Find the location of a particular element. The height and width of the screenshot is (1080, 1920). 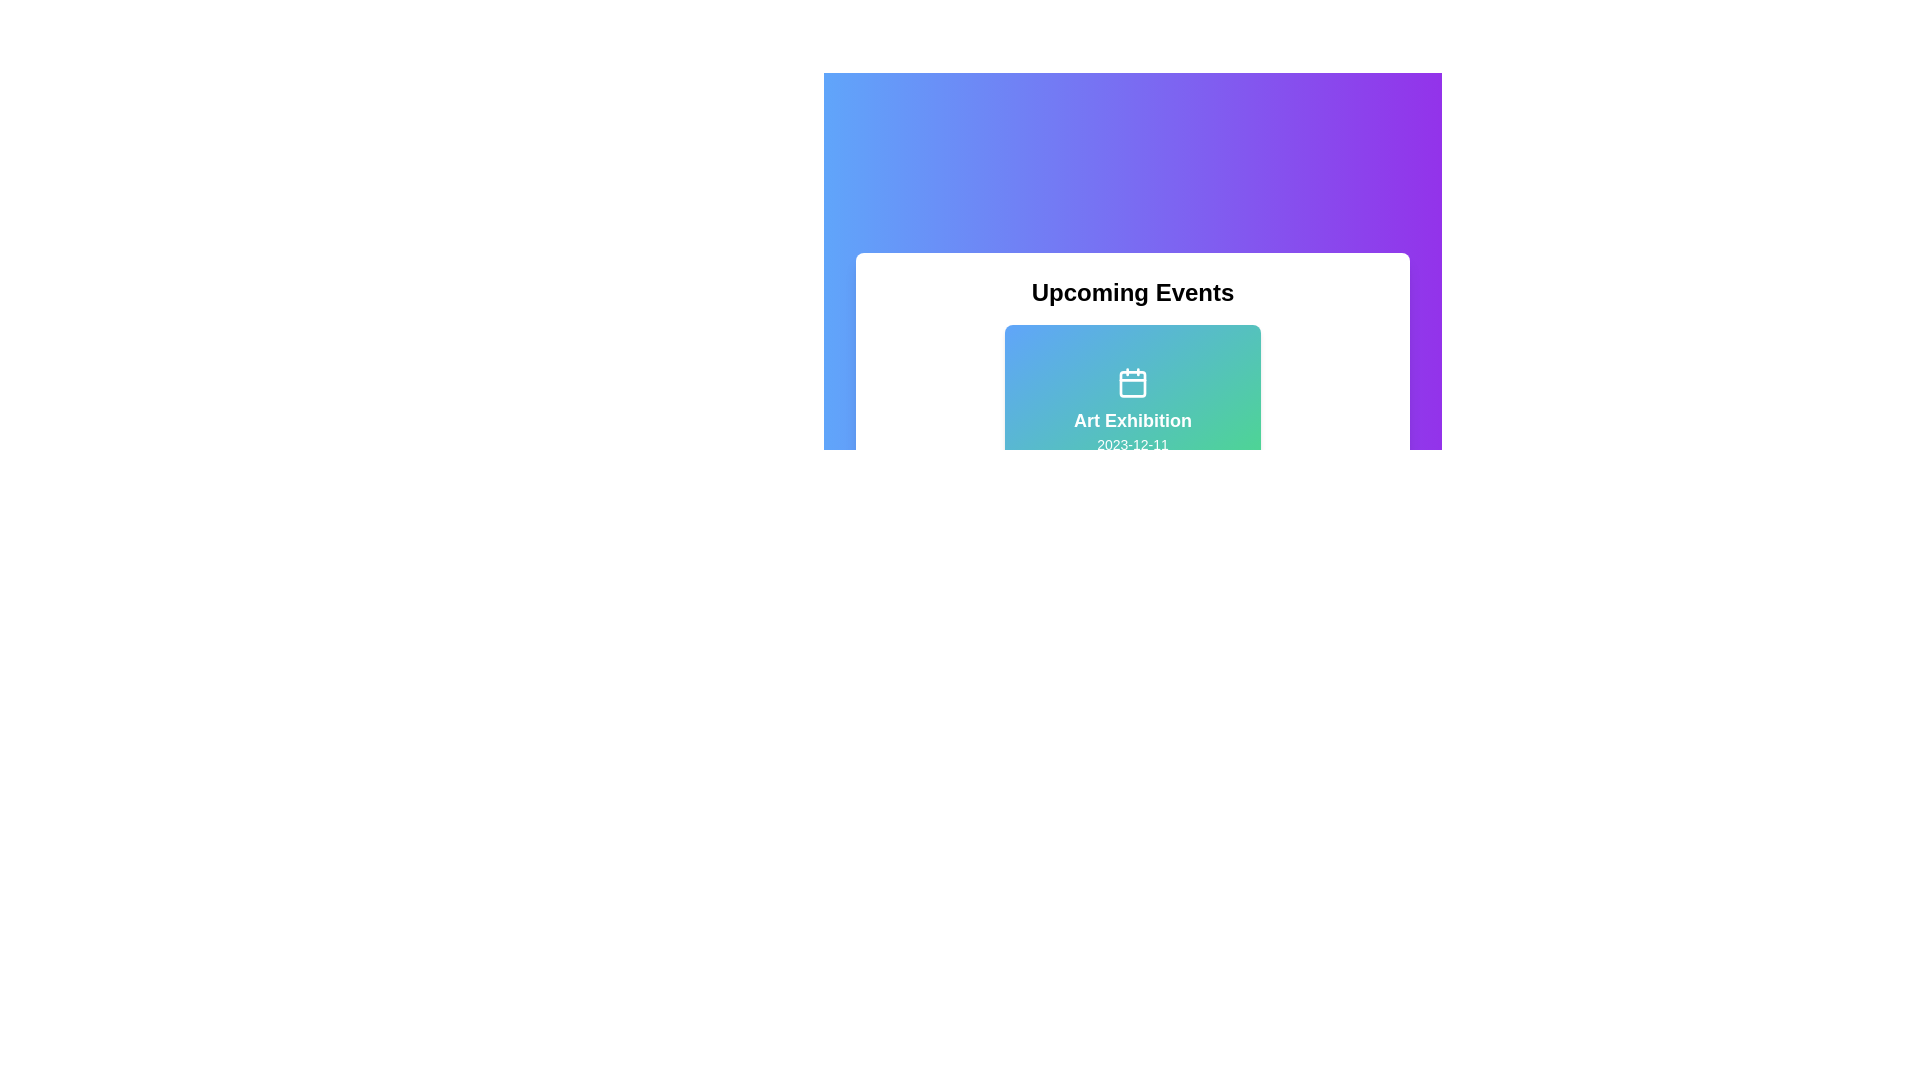

the text label displaying the title 'Art Exhibition', which is centrally aligned below a calendar icon and above the dates and location labels is located at coordinates (1132, 419).